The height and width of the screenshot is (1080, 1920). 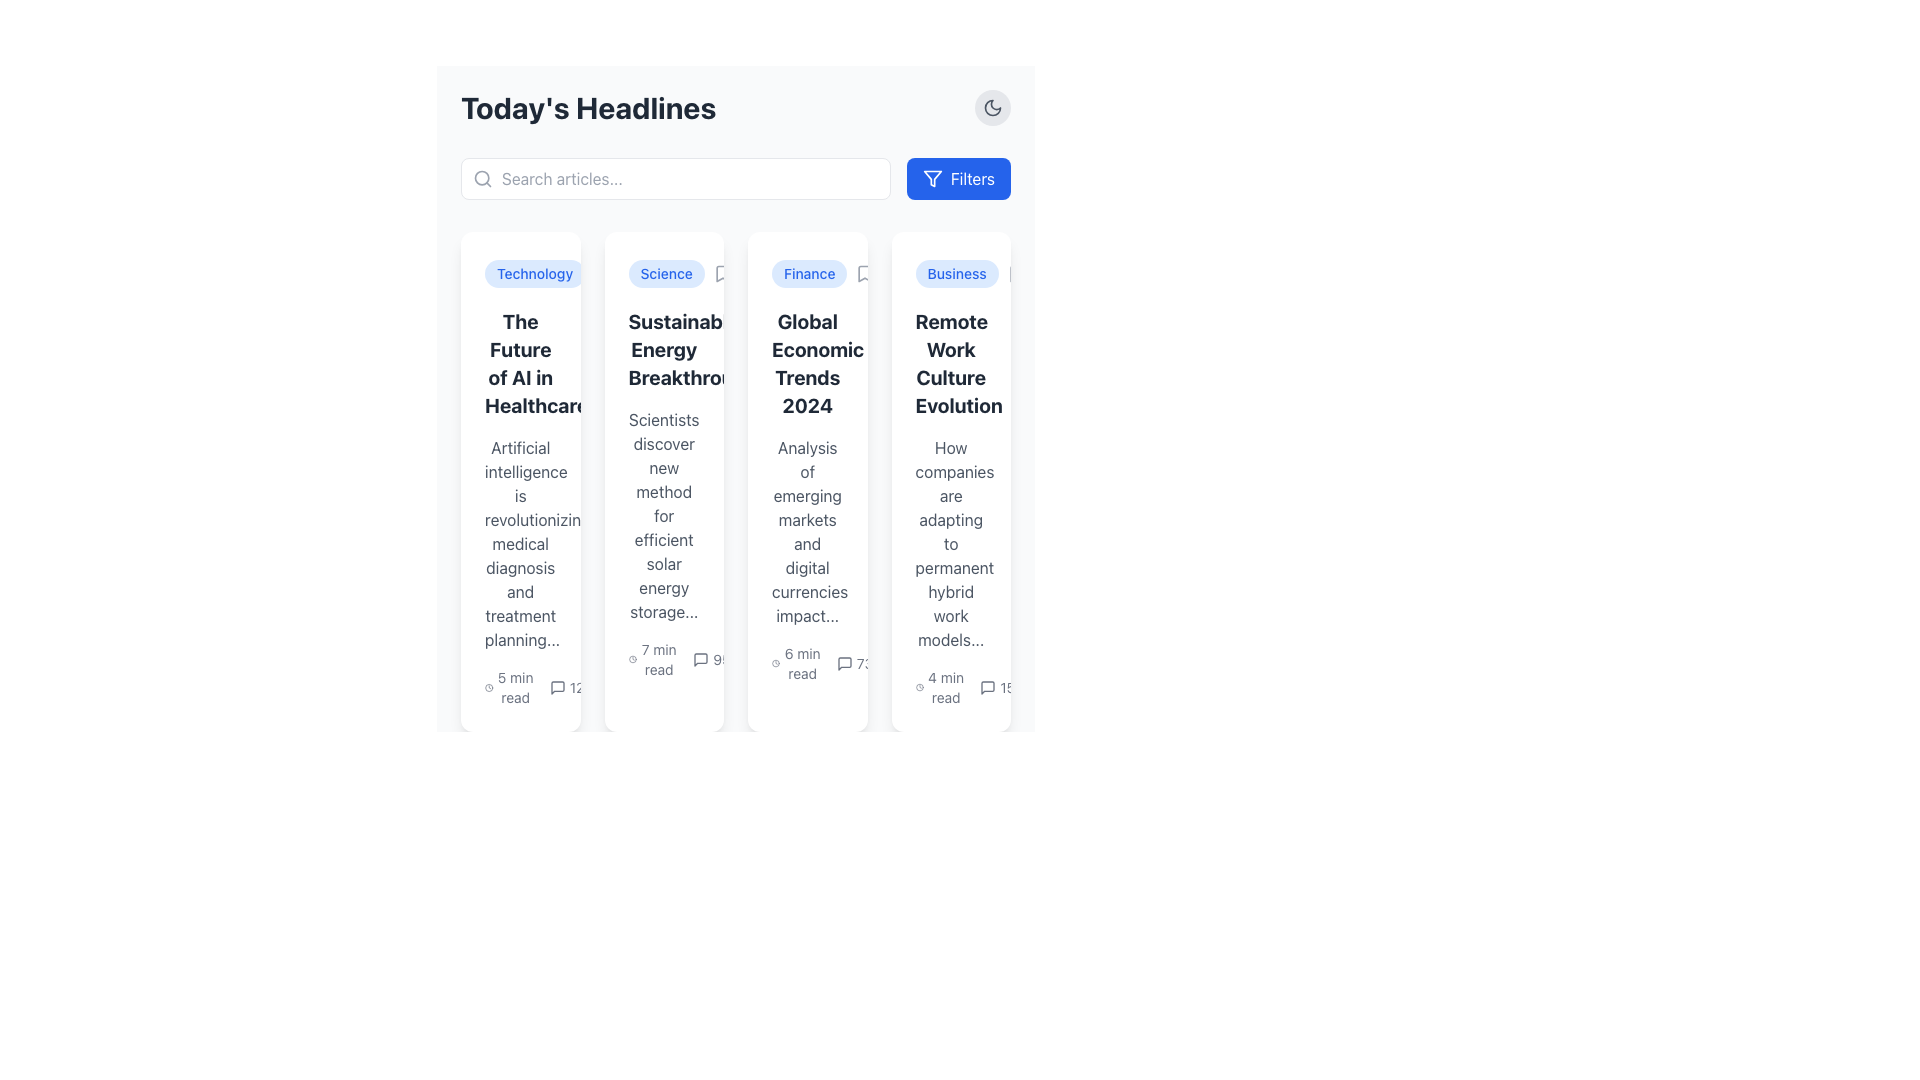 What do you see at coordinates (815, 659) in the screenshot?
I see `the text element displaying the numeric value '256', which is positioned to the right of the thumbs-up icon in the bottom section of a vertical card layout` at bounding box center [815, 659].